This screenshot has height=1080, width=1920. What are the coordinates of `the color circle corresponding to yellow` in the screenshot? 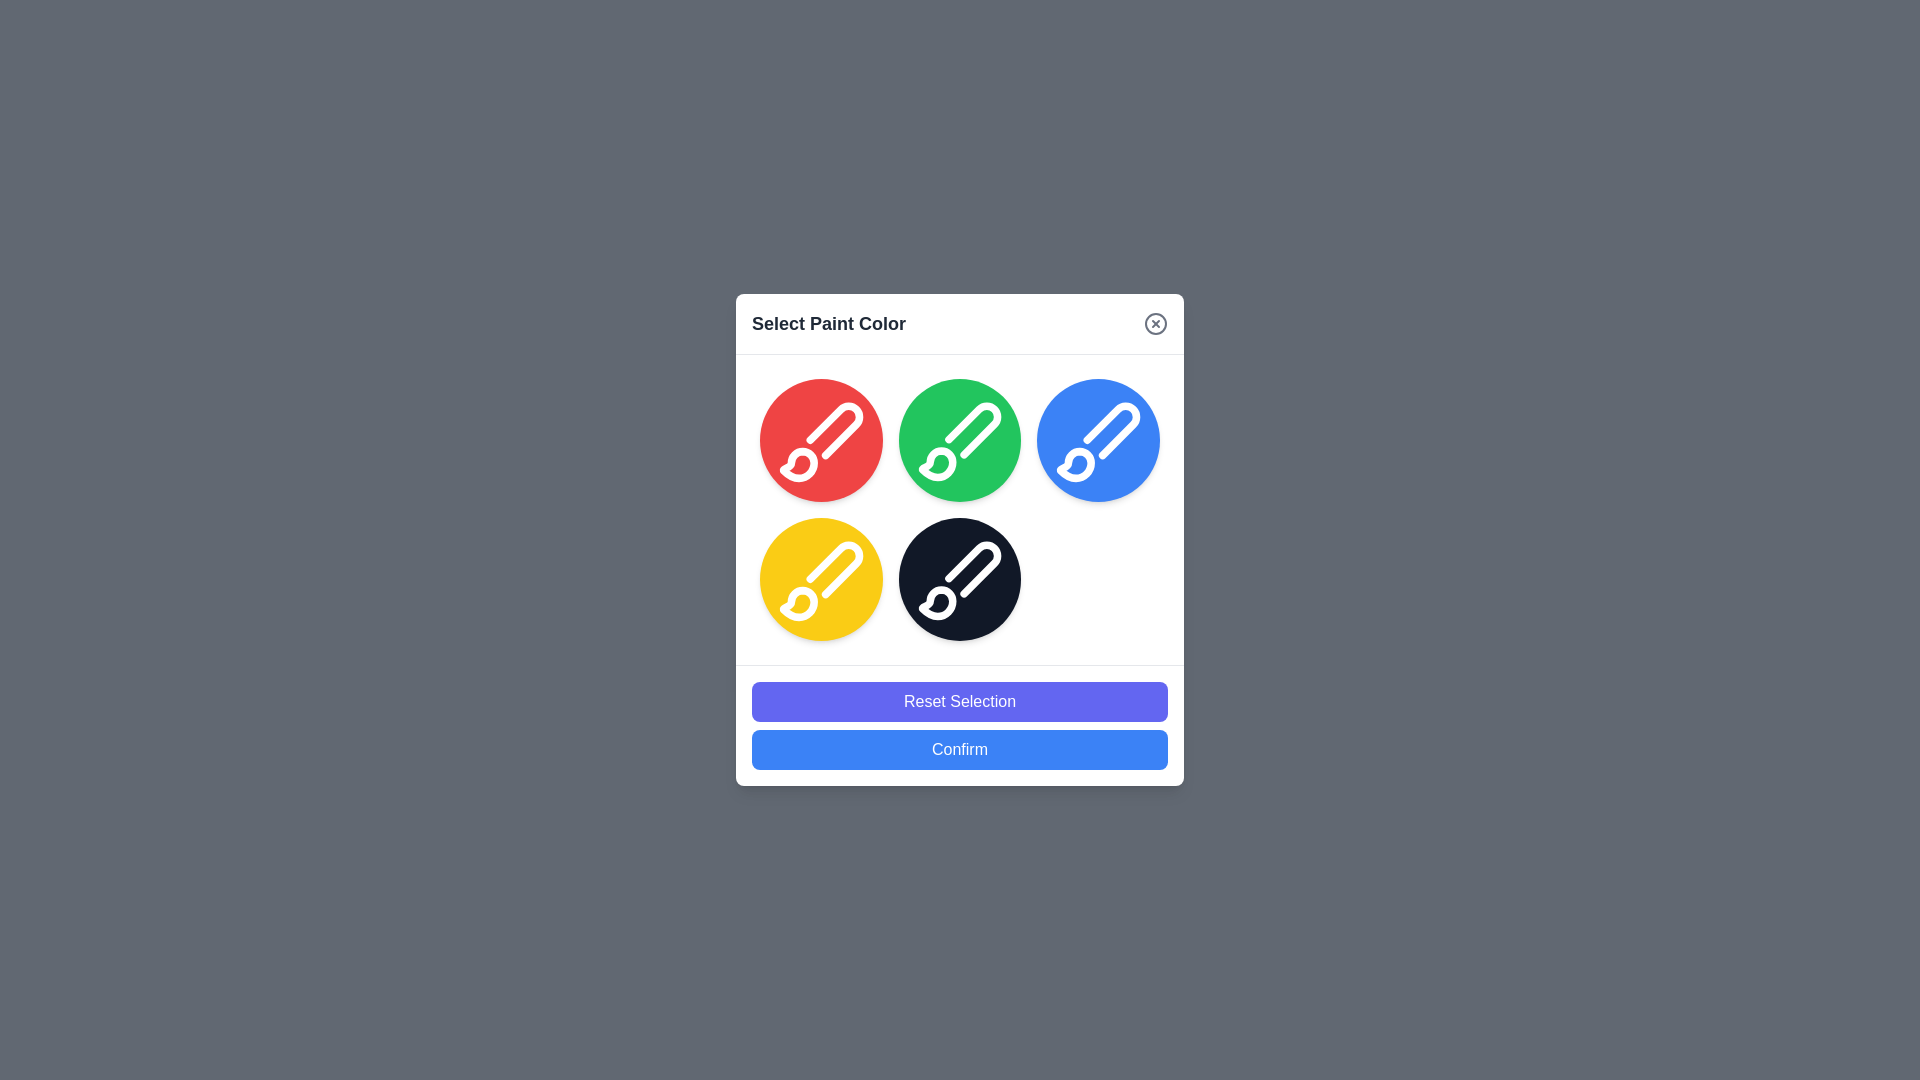 It's located at (820, 578).